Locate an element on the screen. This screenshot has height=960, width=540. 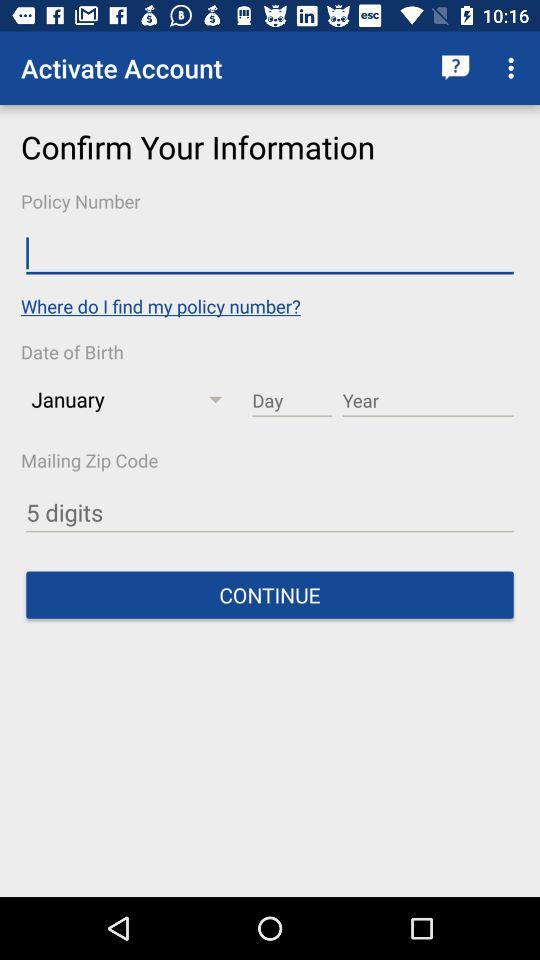
type the zip code is located at coordinates (270, 512).